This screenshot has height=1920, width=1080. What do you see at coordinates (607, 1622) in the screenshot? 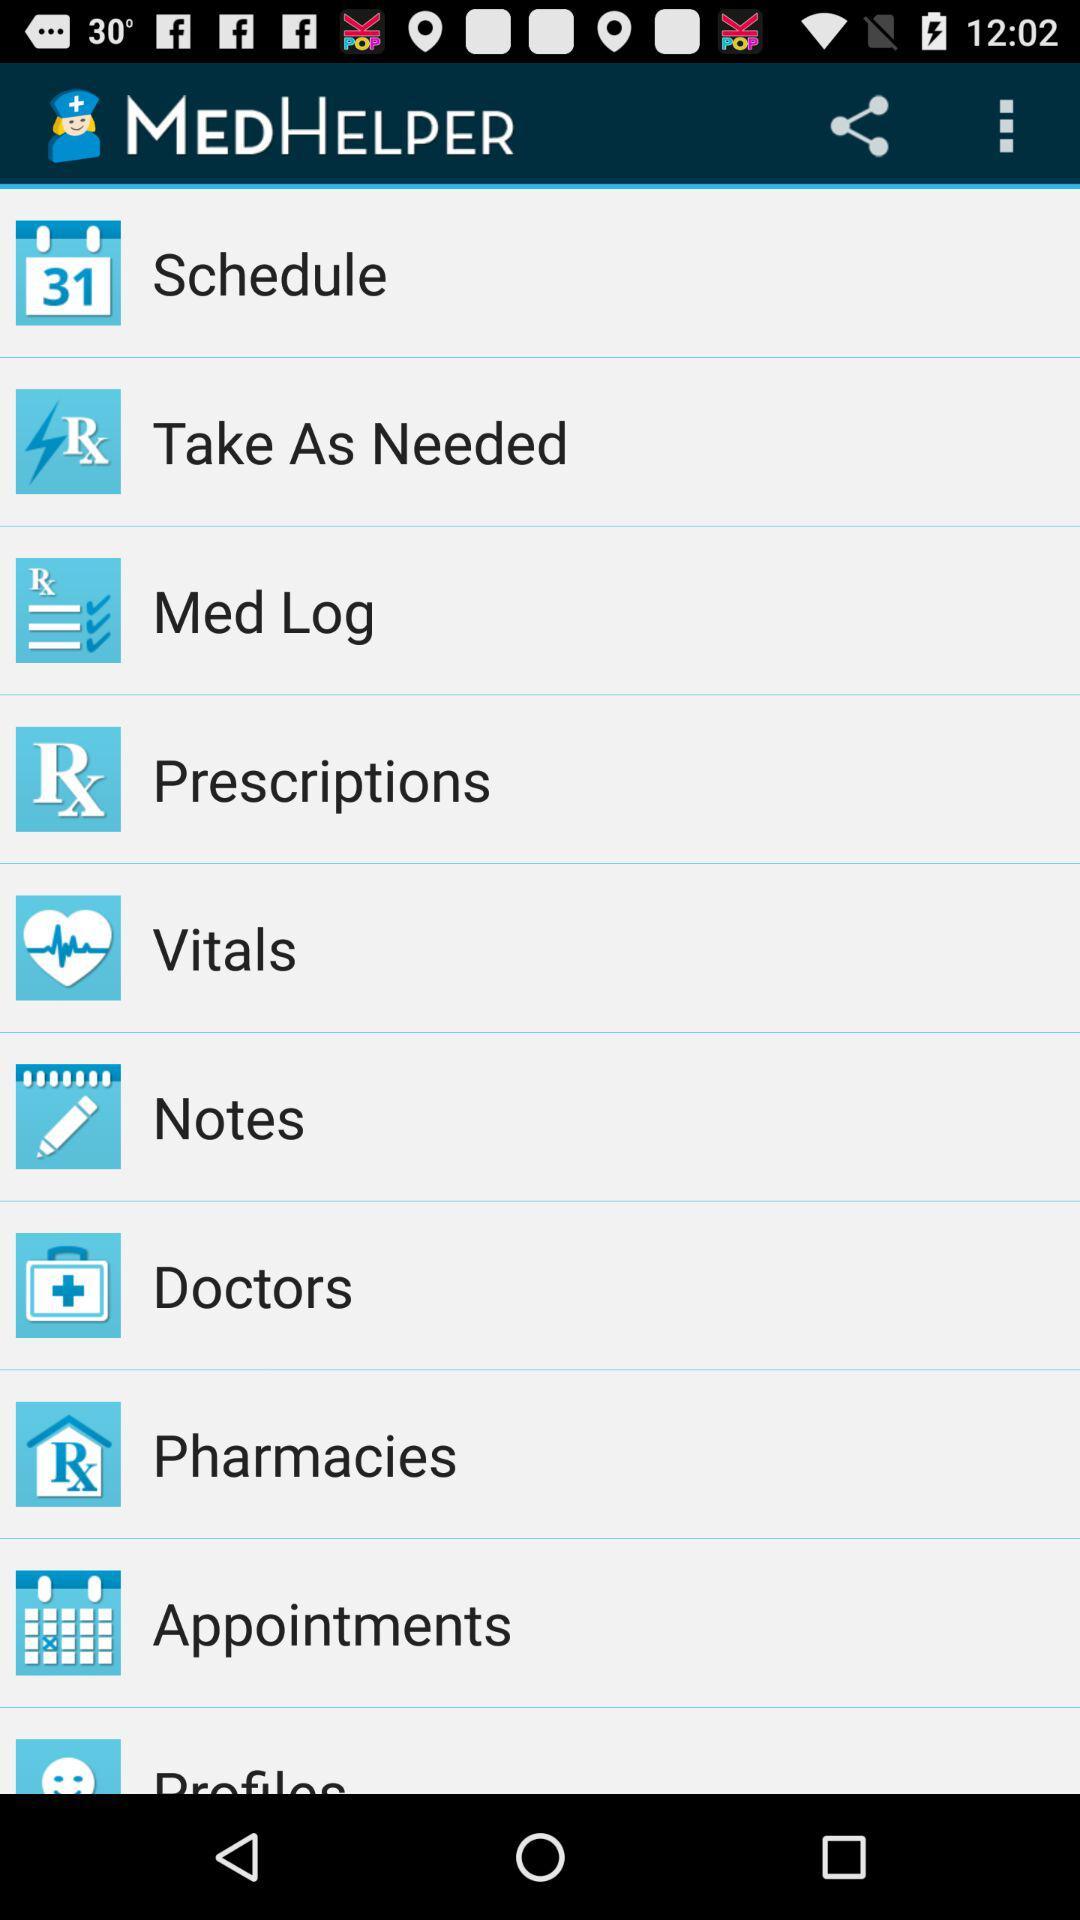
I see `the app below pharmacies item` at bounding box center [607, 1622].